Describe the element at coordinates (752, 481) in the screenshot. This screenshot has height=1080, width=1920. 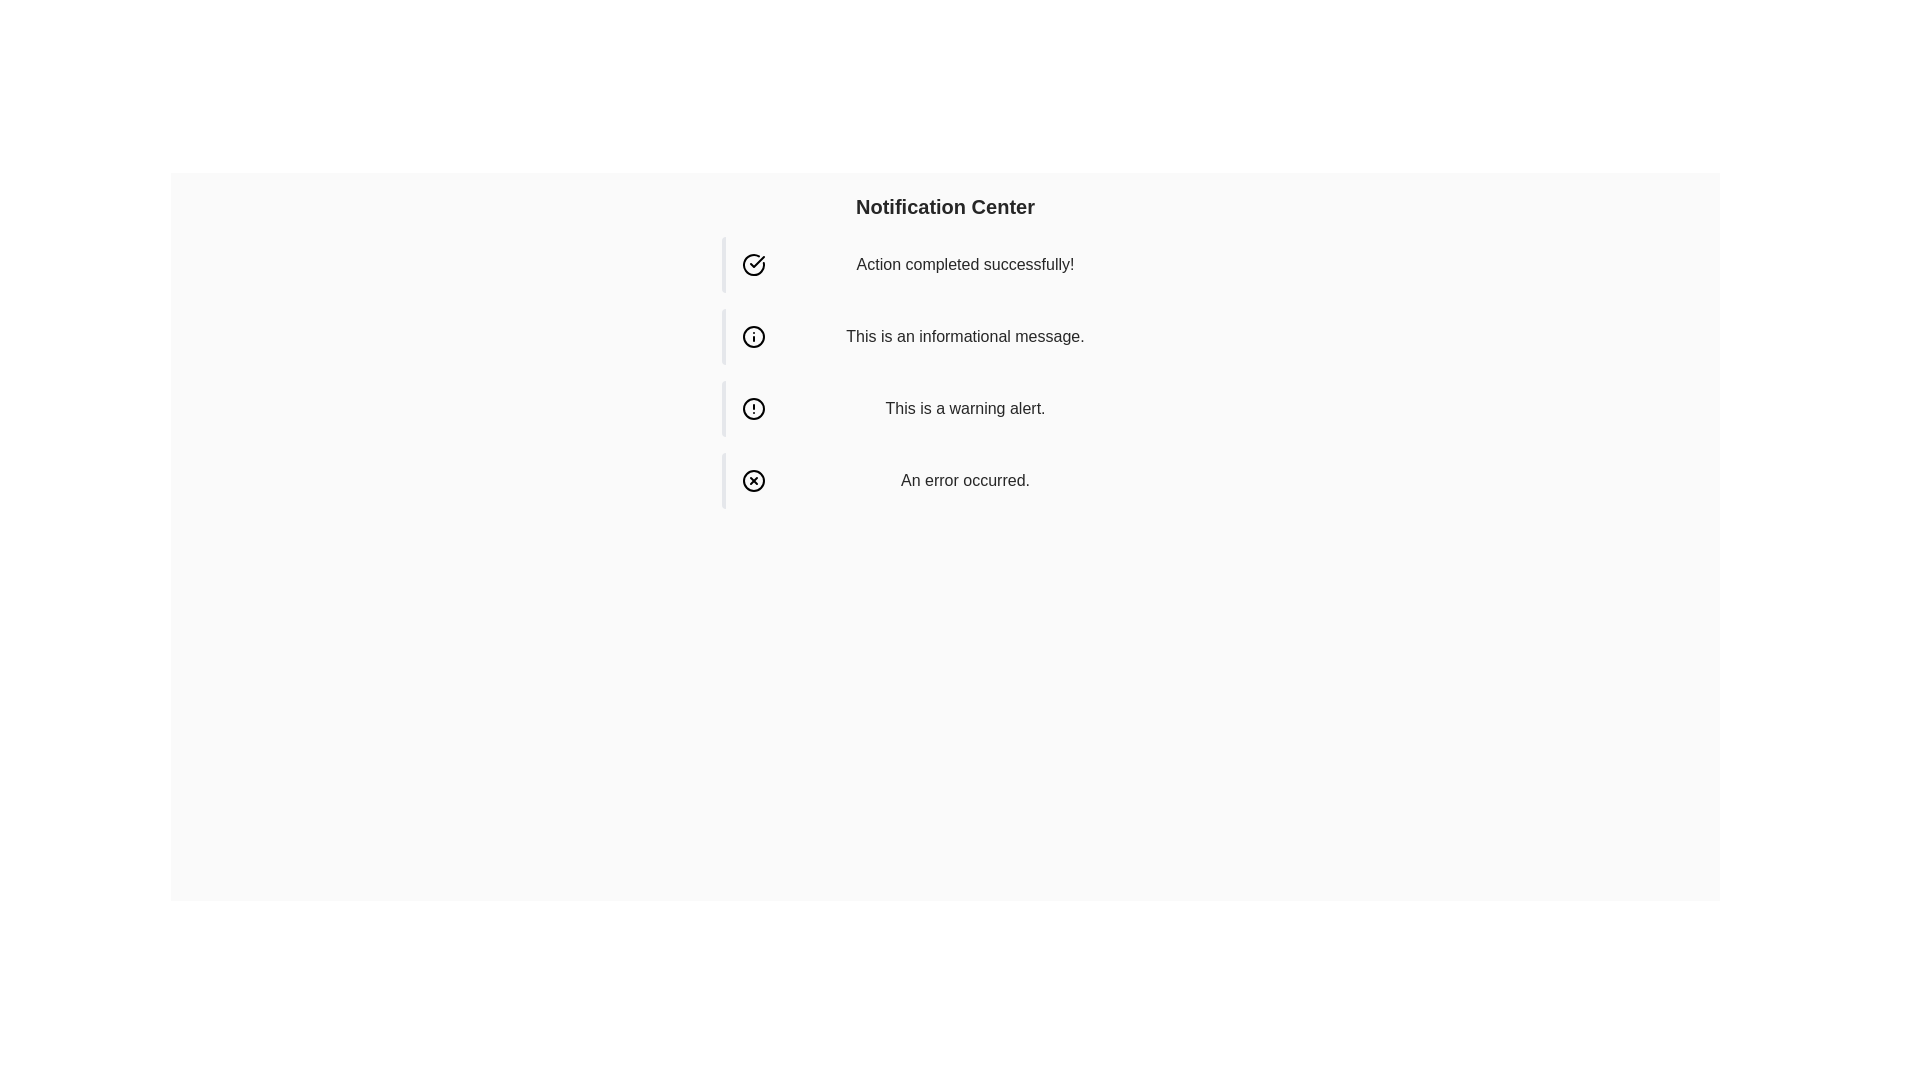
I see `the outermost circle of the error icon in the notification center that signifies issues, specifically aligned with the notification stating 'An error occurred.'` at that location.